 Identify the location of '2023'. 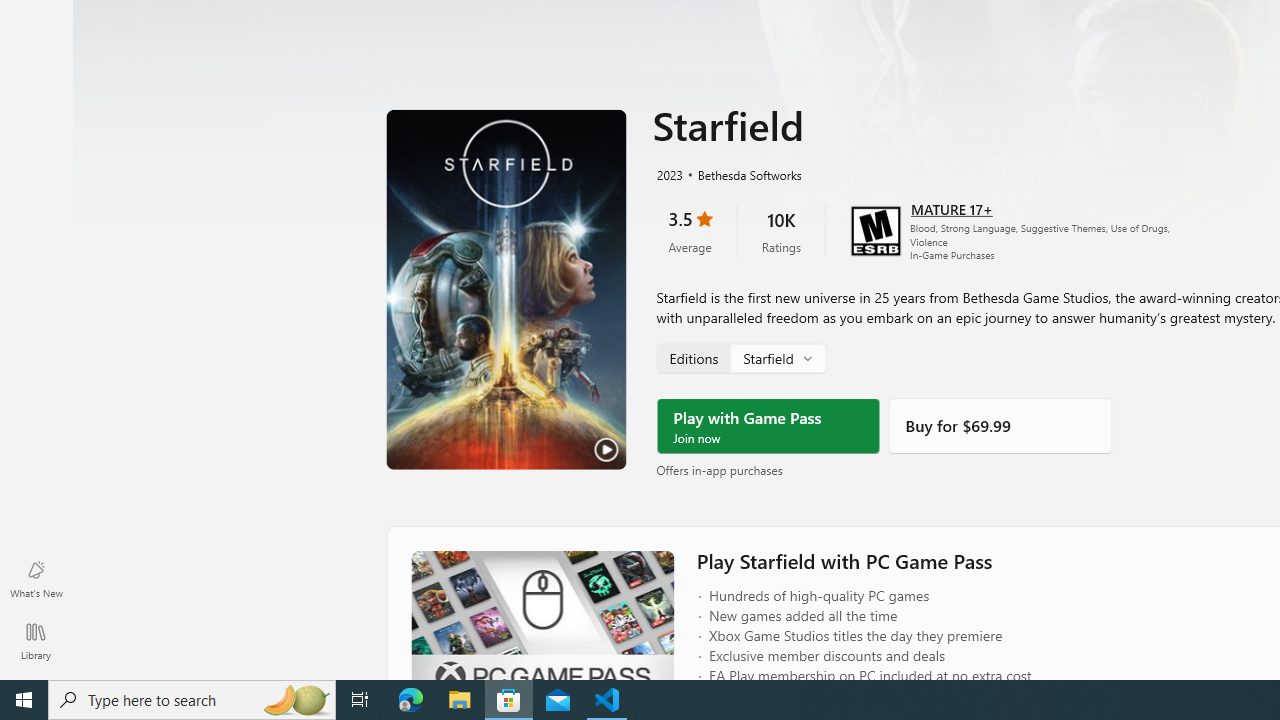
(668, 172).